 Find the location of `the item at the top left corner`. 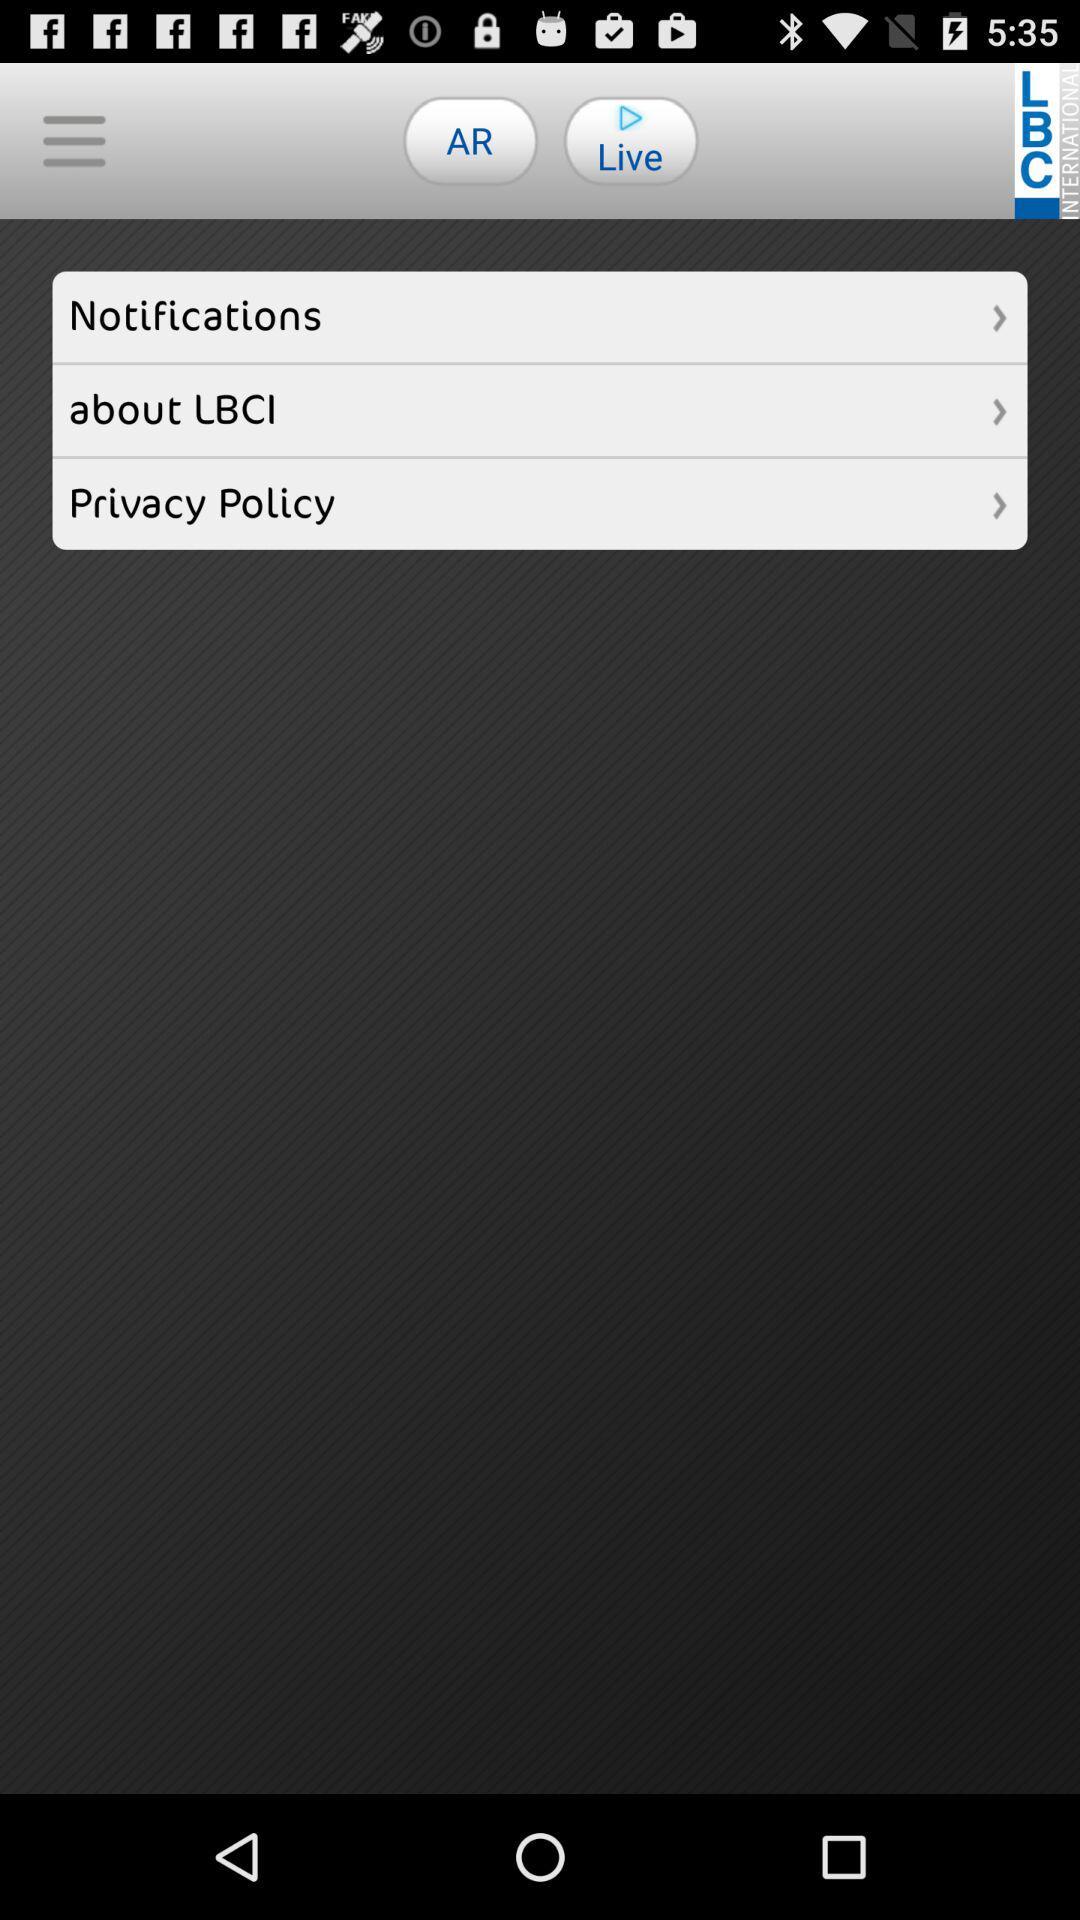

the item at the top left corner is located at coordinates (72, 139).